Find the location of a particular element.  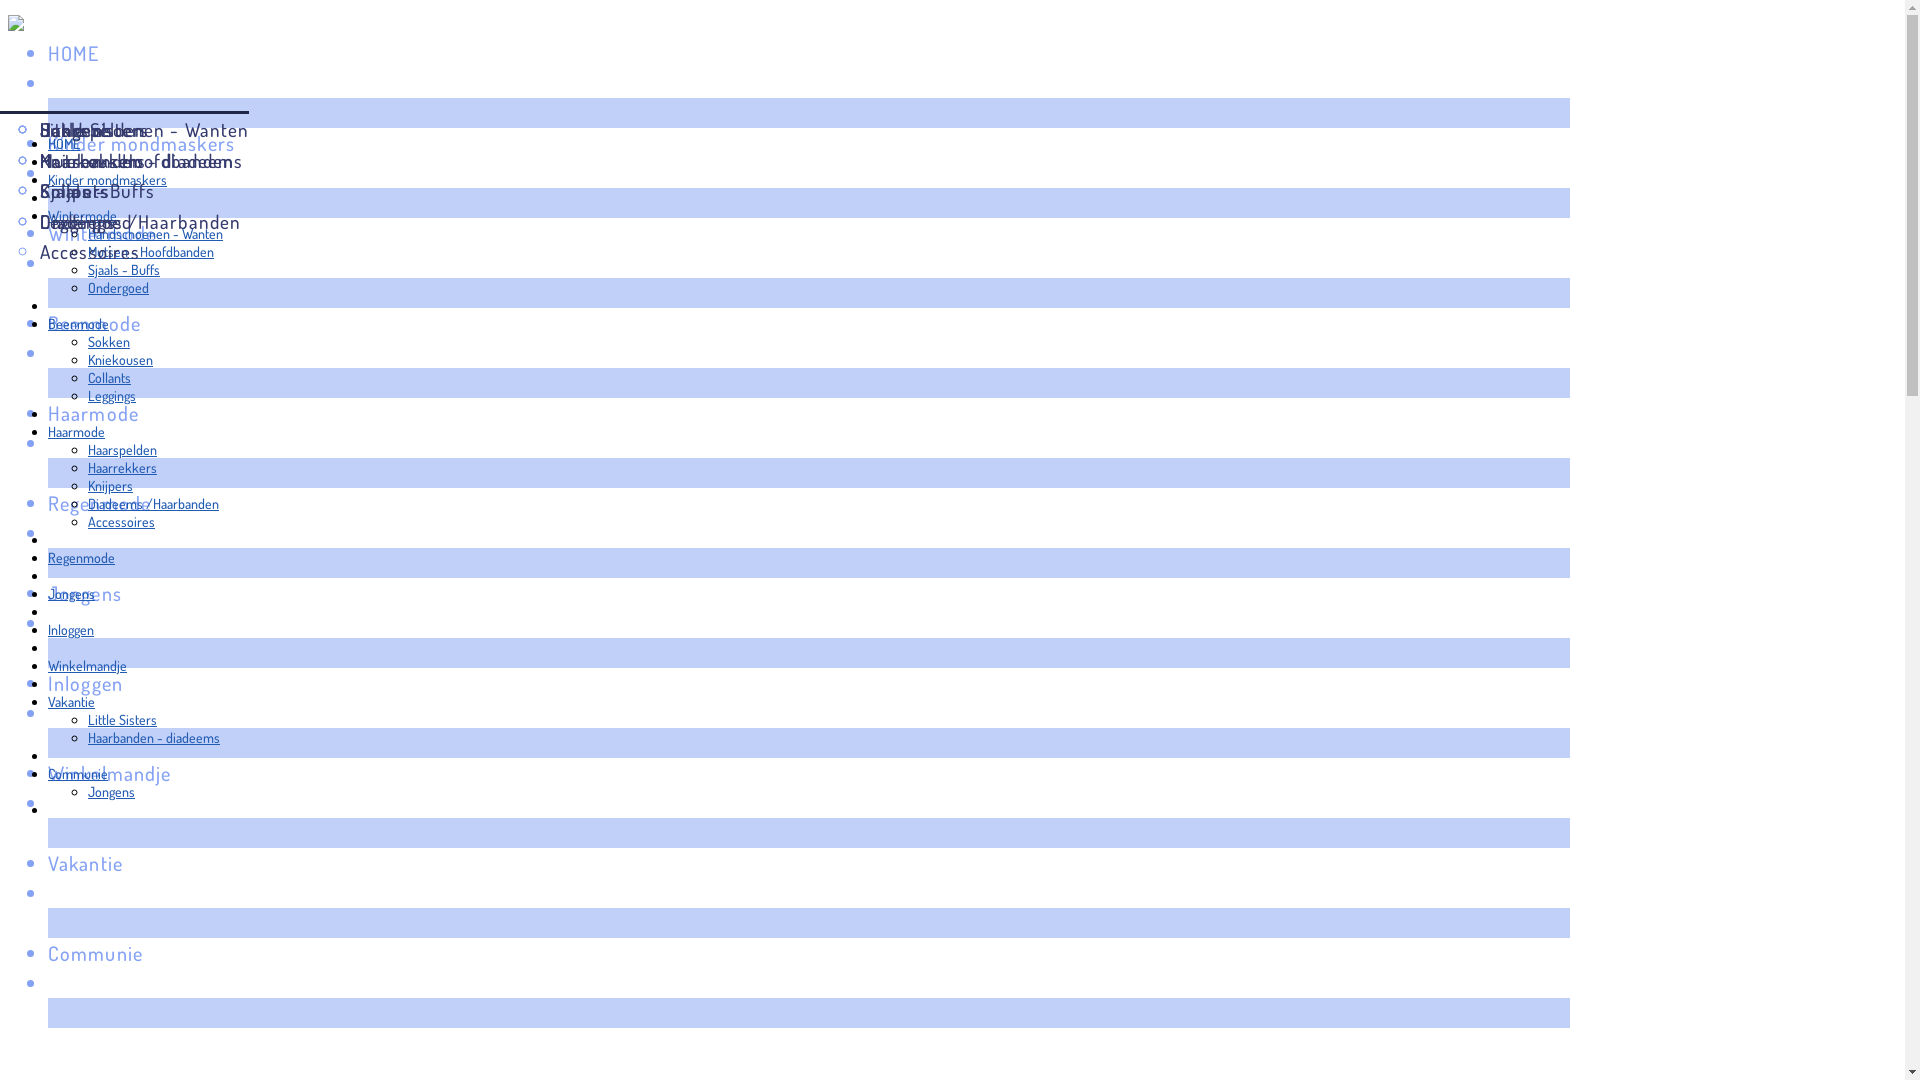

'Communie' is located at coordinates (48, 951).